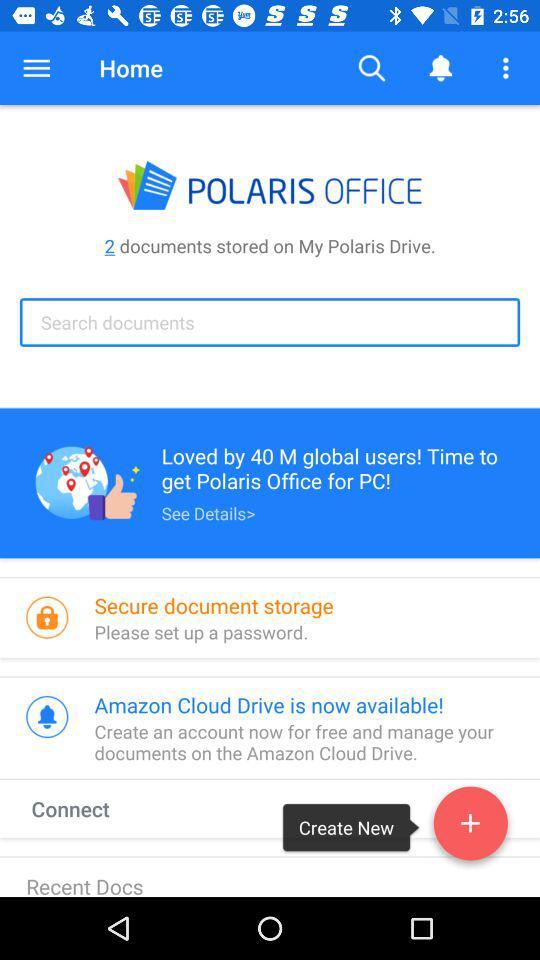 This screenshot has width=540, height=960. What do you see at coordinates (88, 808) in the screenshot?
I see `icon next to create new icon` at bounding box center [88, 808].